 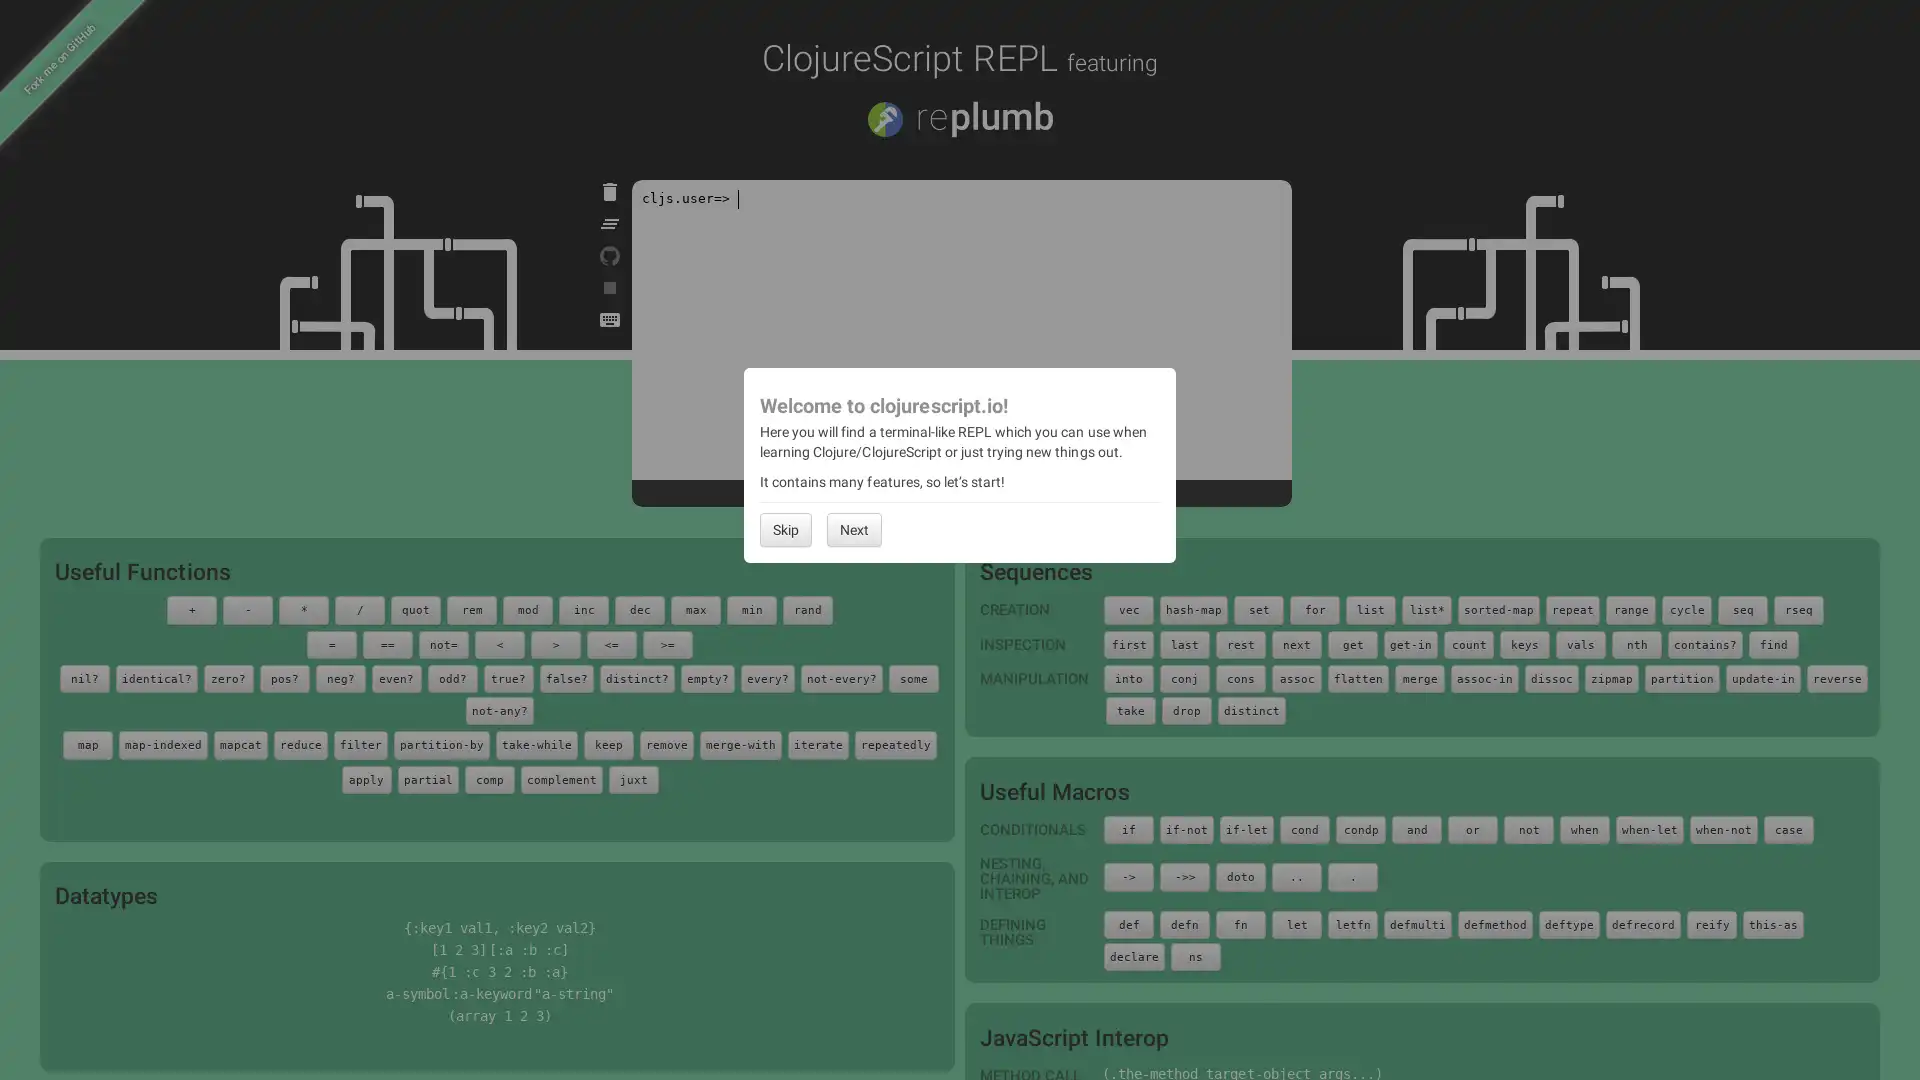 I want to click on defmulti, so click(x=1416, y=924).